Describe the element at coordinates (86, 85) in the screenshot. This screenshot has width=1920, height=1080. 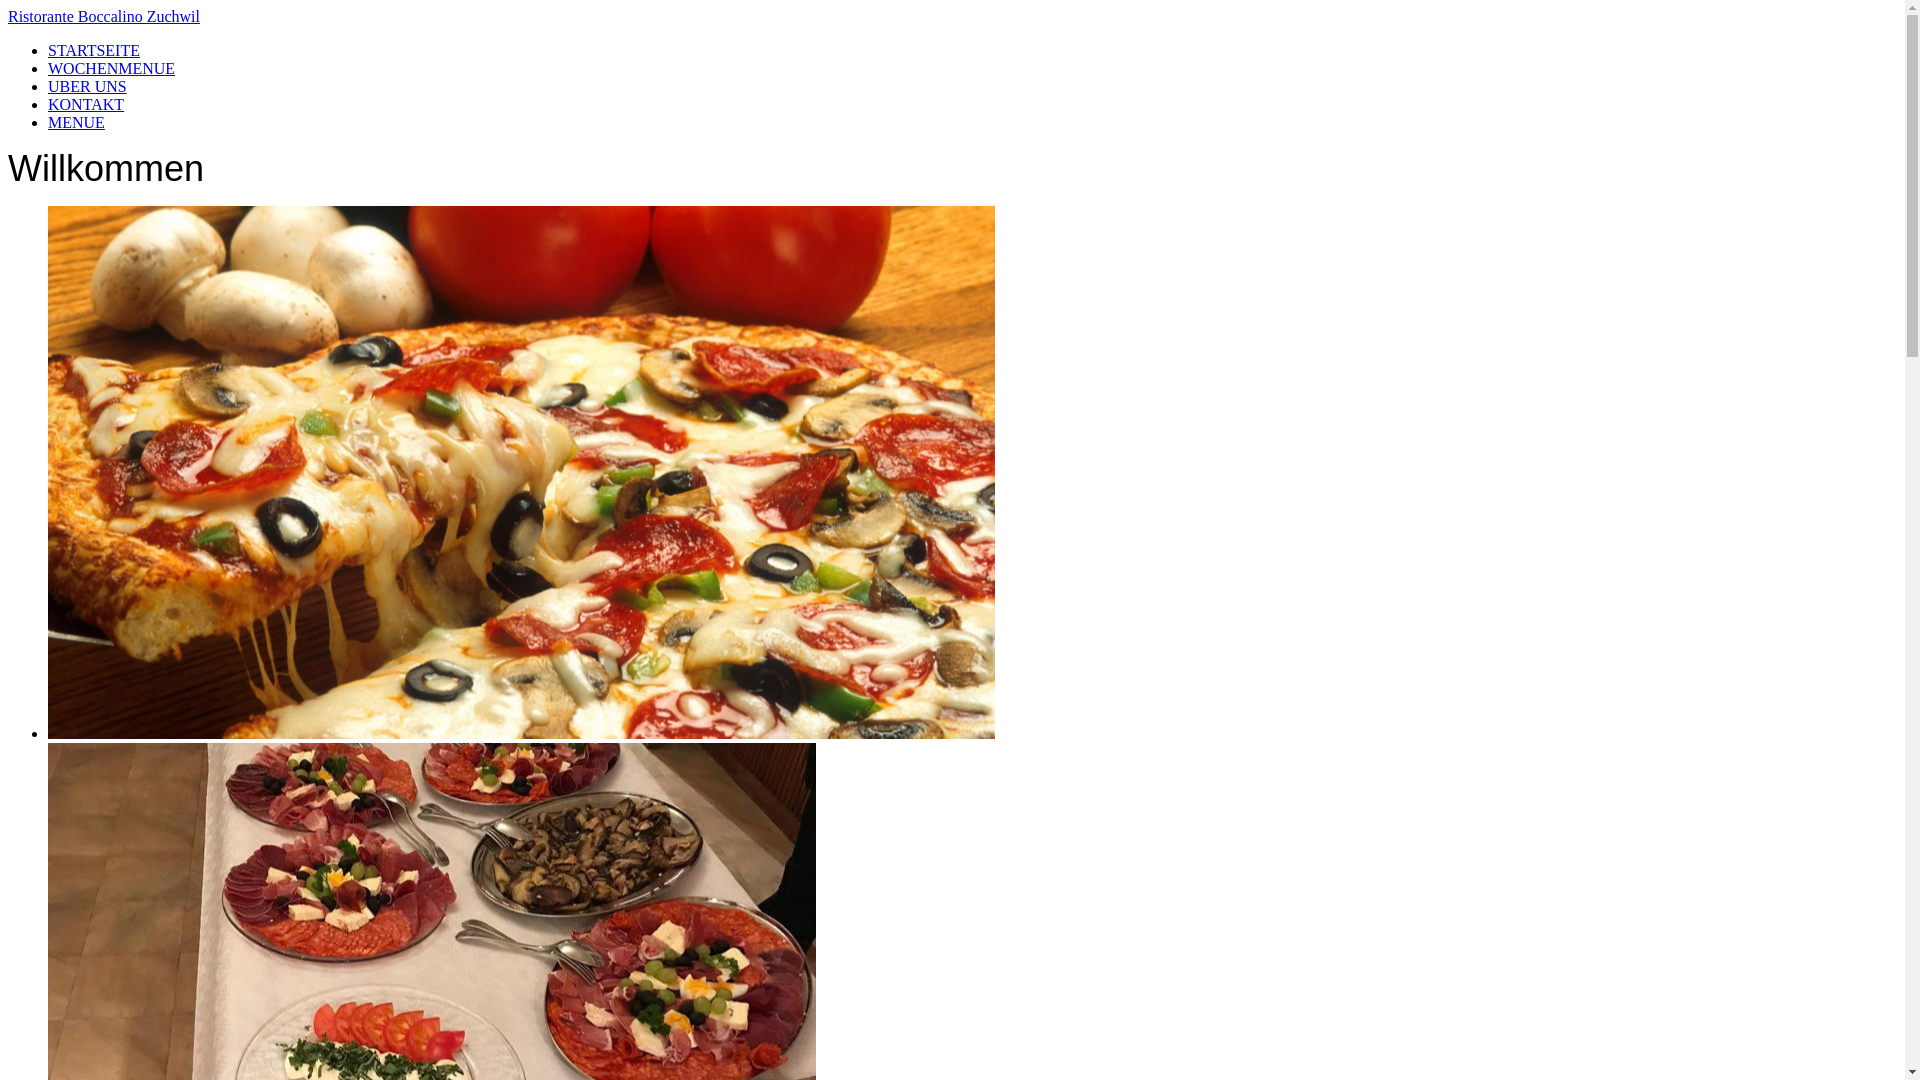
I see `'UBER UNS'` at that location.